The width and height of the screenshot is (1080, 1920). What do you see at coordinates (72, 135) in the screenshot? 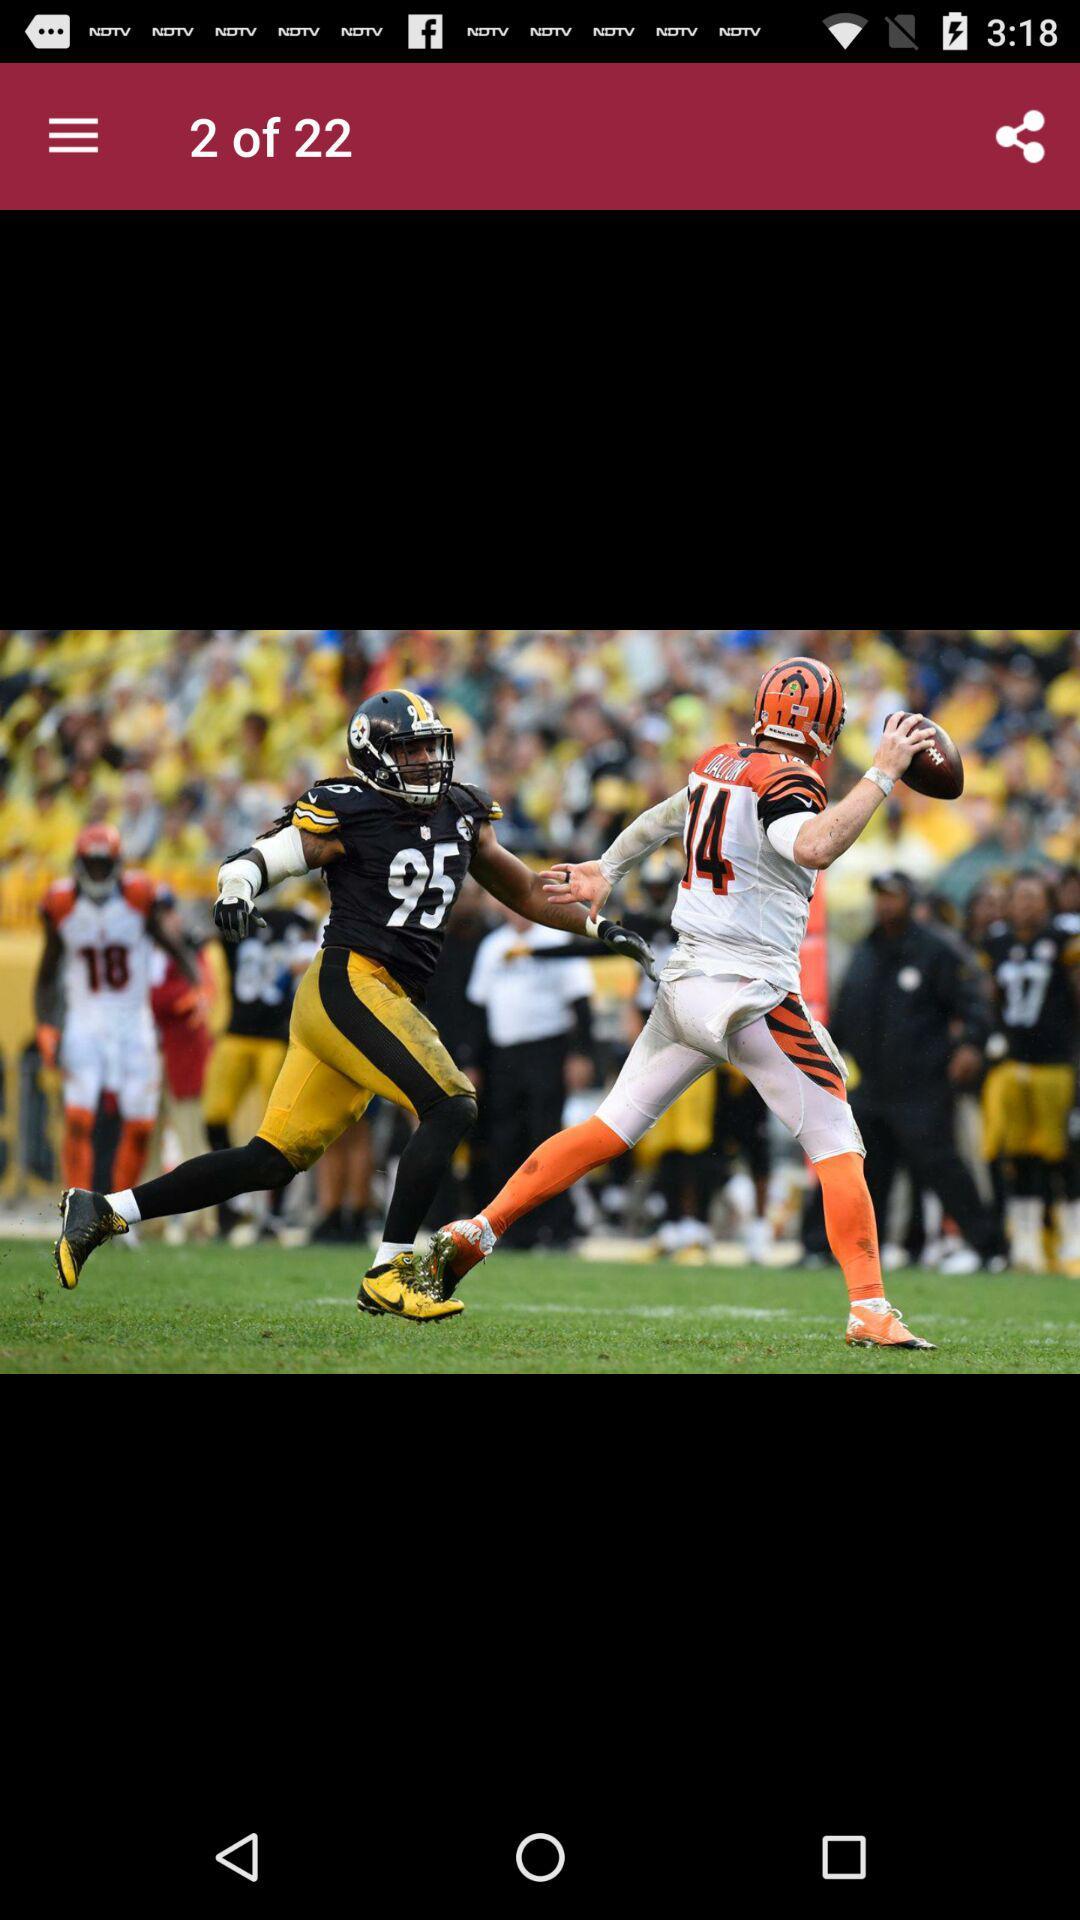
I see `icon next to the 2 of 22 item` at bounding box center [72, 135].